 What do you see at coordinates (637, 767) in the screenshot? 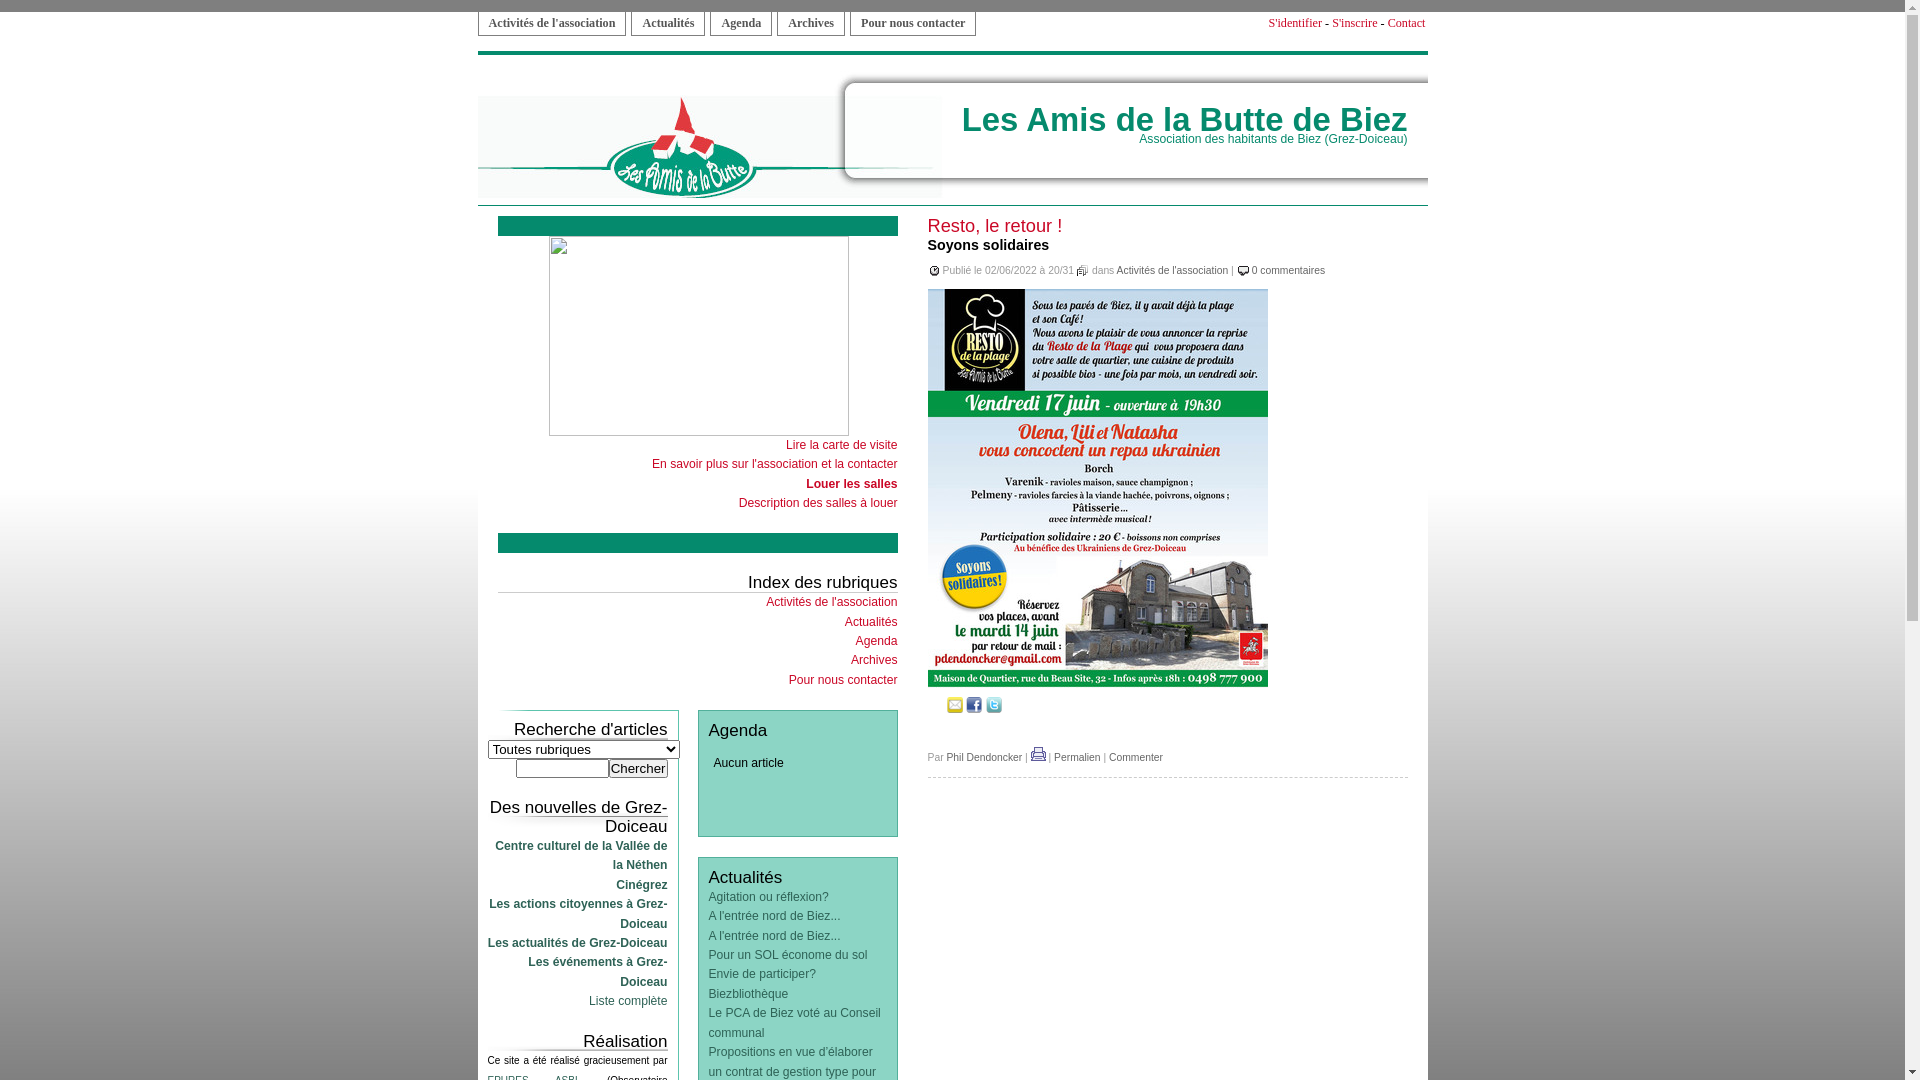
I see `'Chercher'` at bounding box center [637, 767].